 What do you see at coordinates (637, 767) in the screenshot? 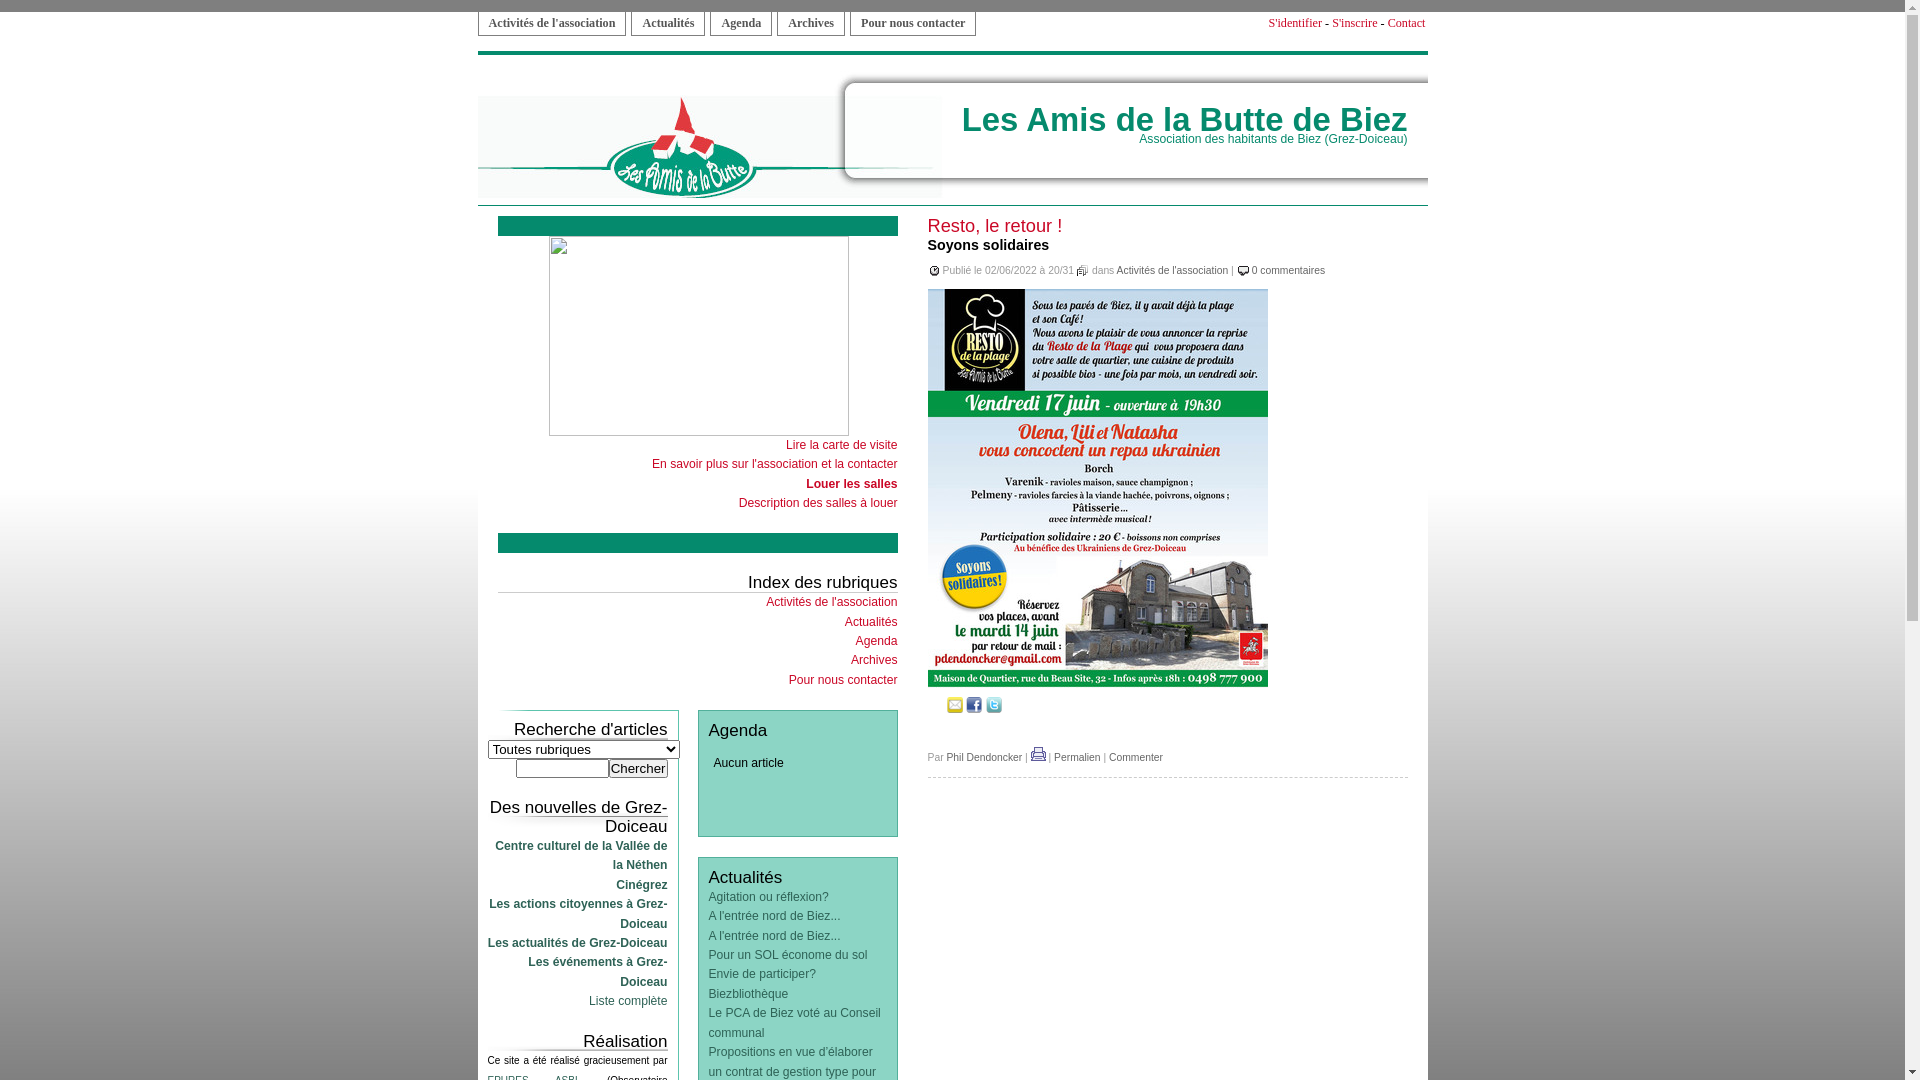
I see `'Chercher'` at bounding box center [637, 767].